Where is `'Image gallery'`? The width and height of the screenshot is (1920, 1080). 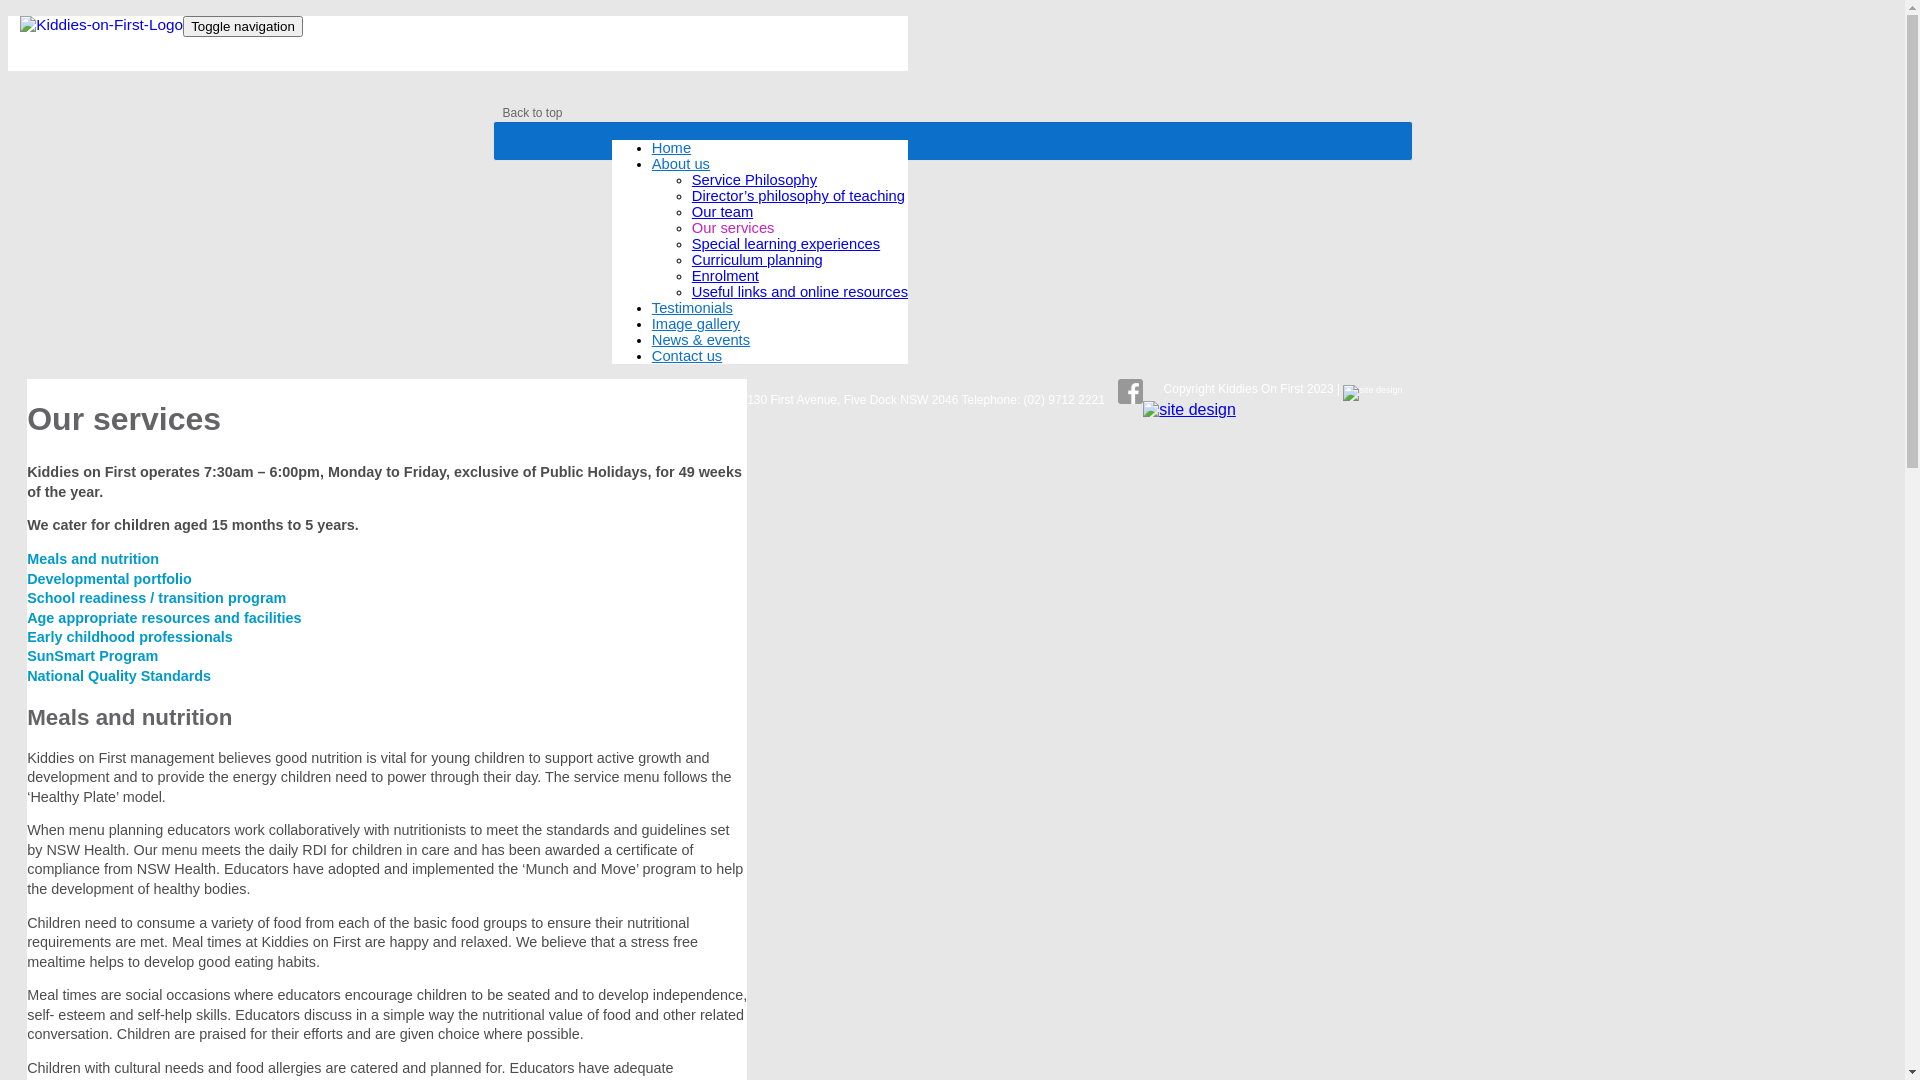 'Image gallery' is located at coordinates (696, 323).